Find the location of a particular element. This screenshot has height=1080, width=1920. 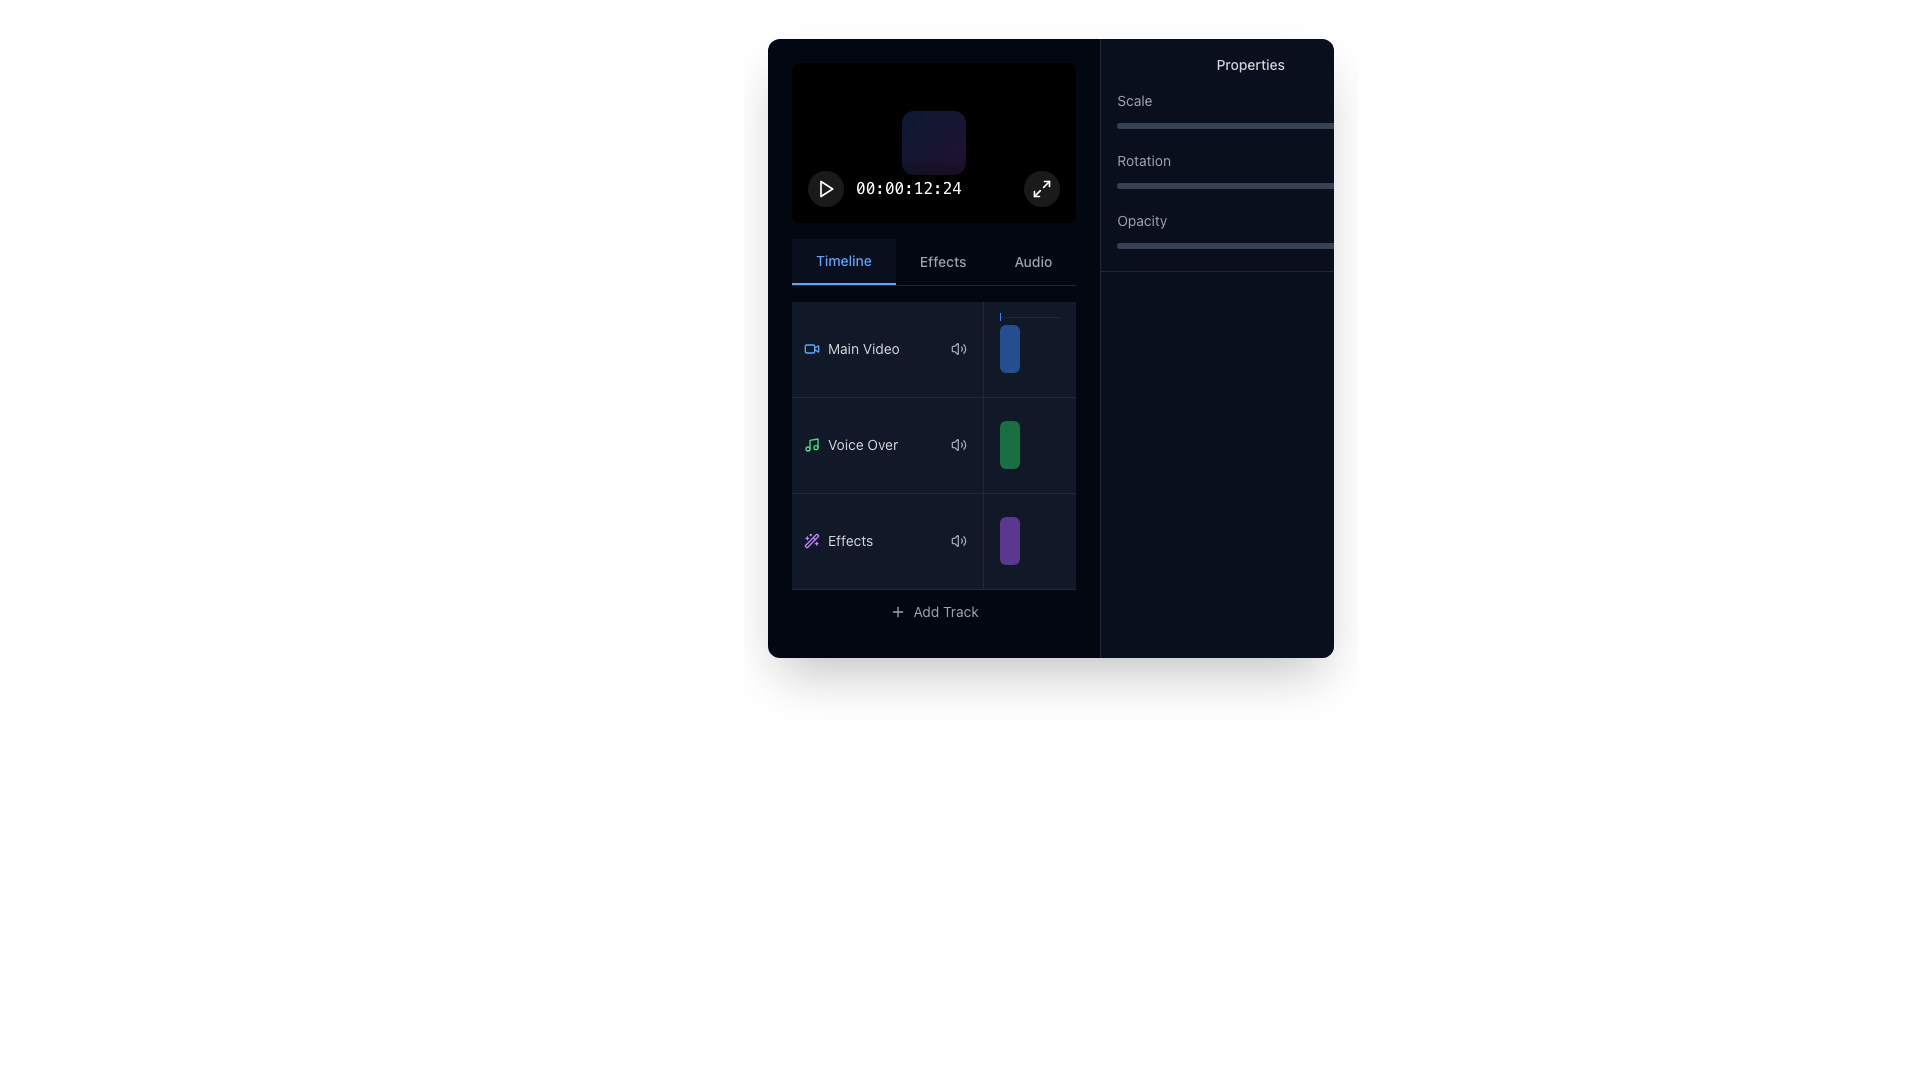

the sliders in the Composite component for Scale, Rotation, and Opacity located in the Properties section of the right-hand panel is located at coordinates (1248, 172).